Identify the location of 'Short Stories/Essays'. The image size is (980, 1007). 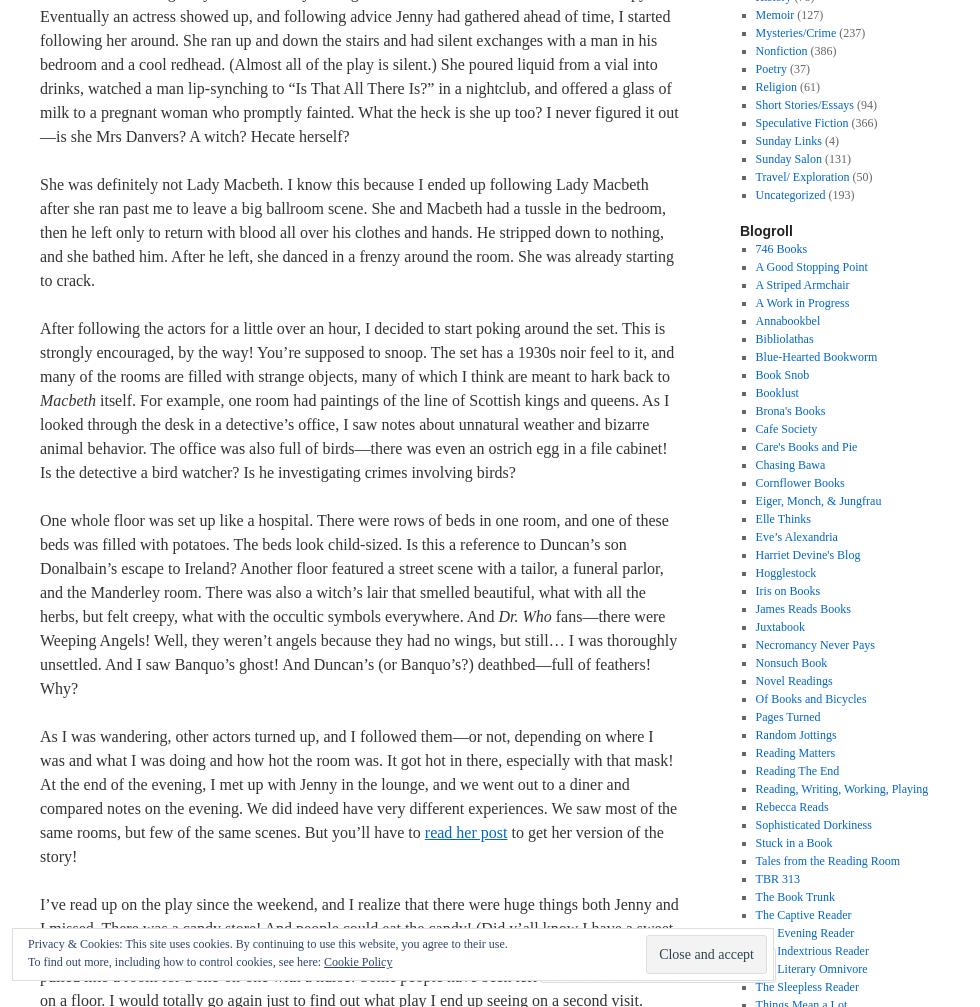
(803, 105).